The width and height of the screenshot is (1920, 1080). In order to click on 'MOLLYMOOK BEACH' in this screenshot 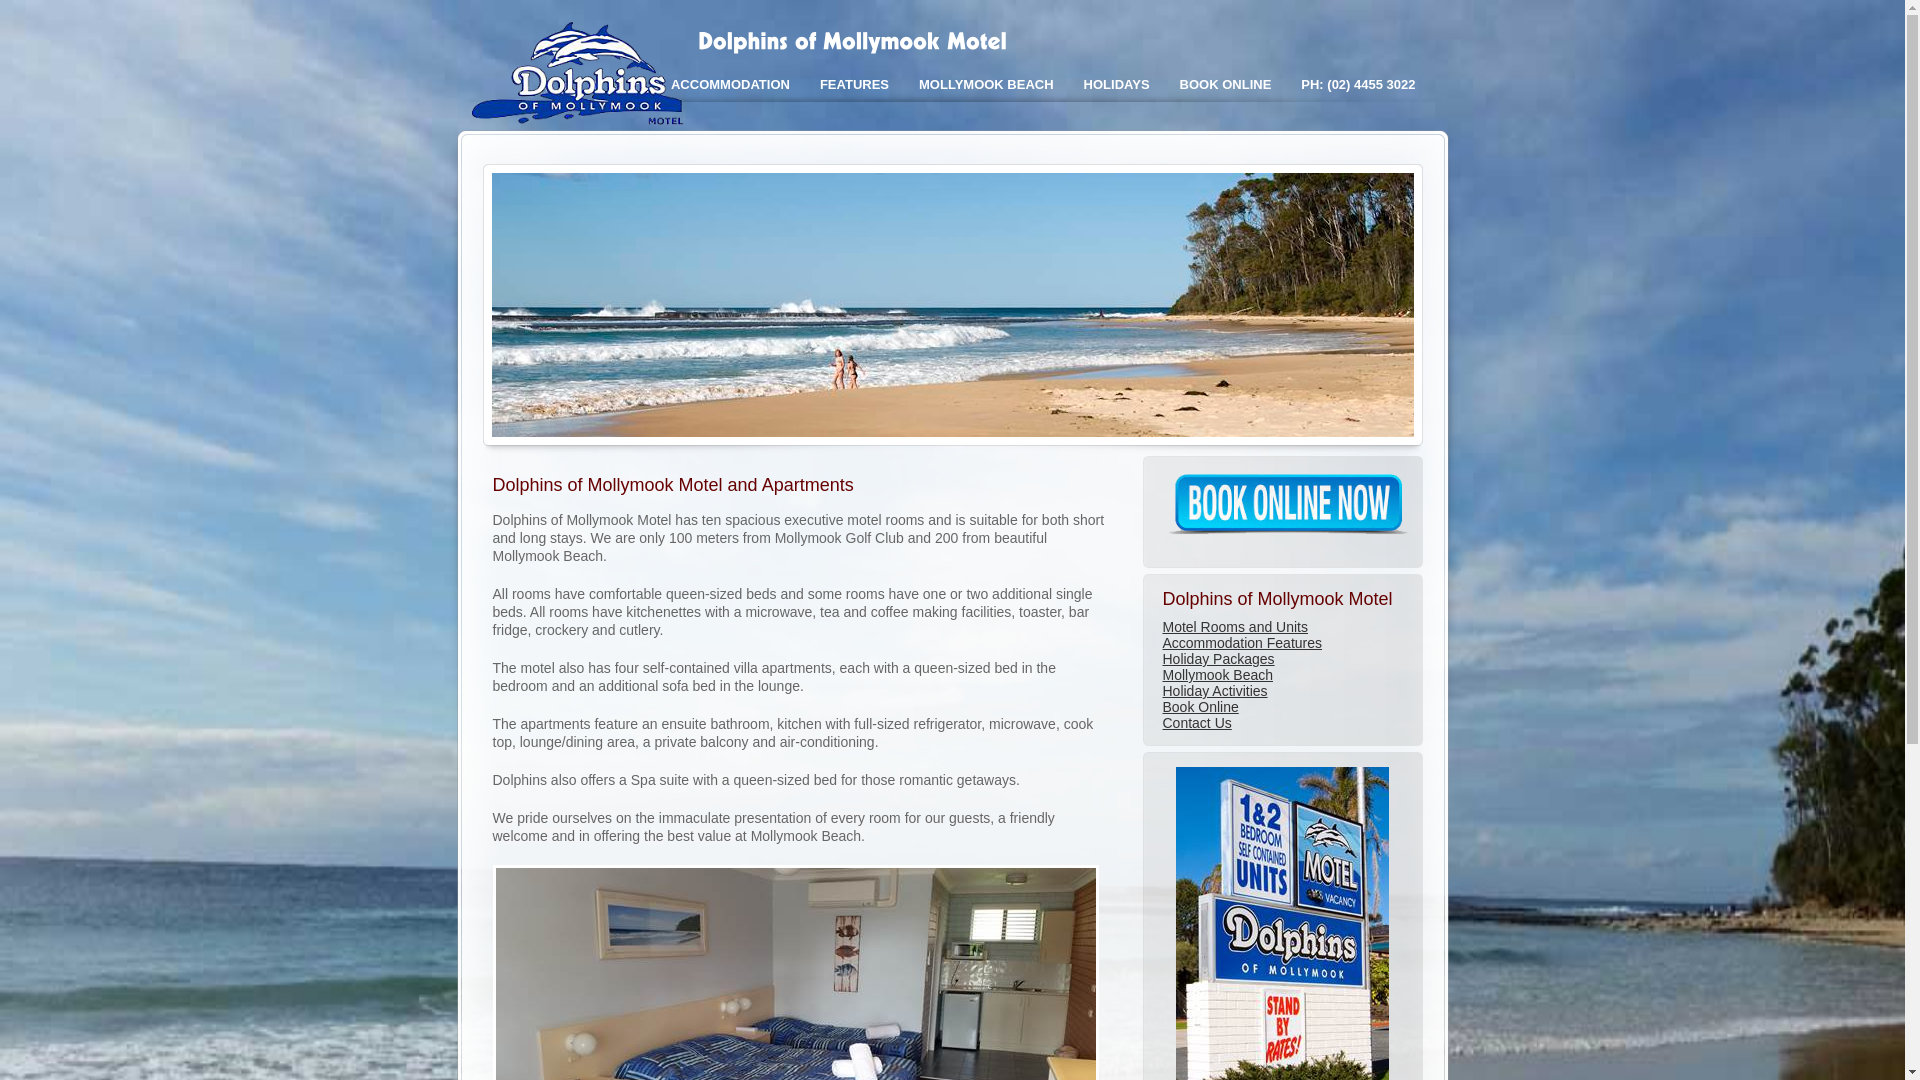, I will do `click(986, 83)`.